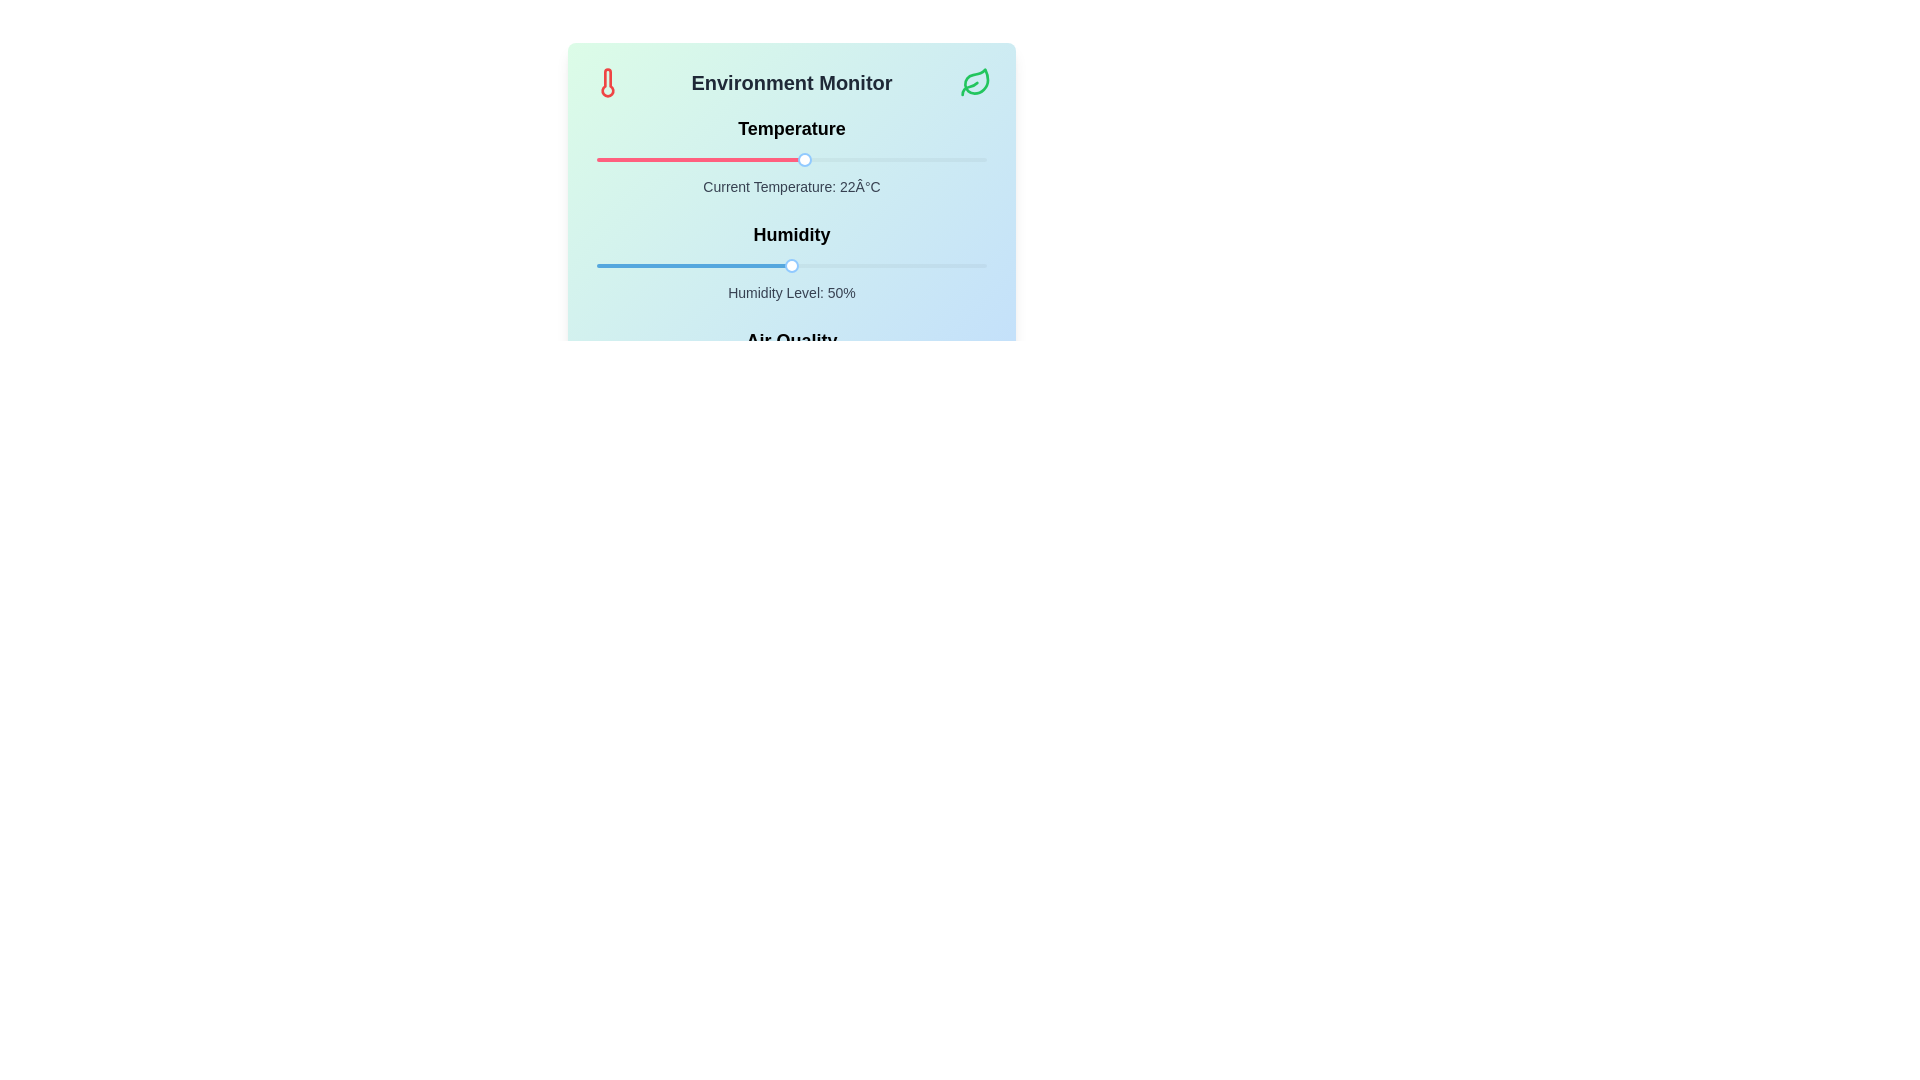 Image resolution: width=1920 pixels, height=1080 pixels. What do you see at coordinates (694, 265) in the screenshot?
I see `the displayed value on the interactive graphical bar within the slider, which visually represents a completed portion indicating 50%` at bounding box center [694, 265].